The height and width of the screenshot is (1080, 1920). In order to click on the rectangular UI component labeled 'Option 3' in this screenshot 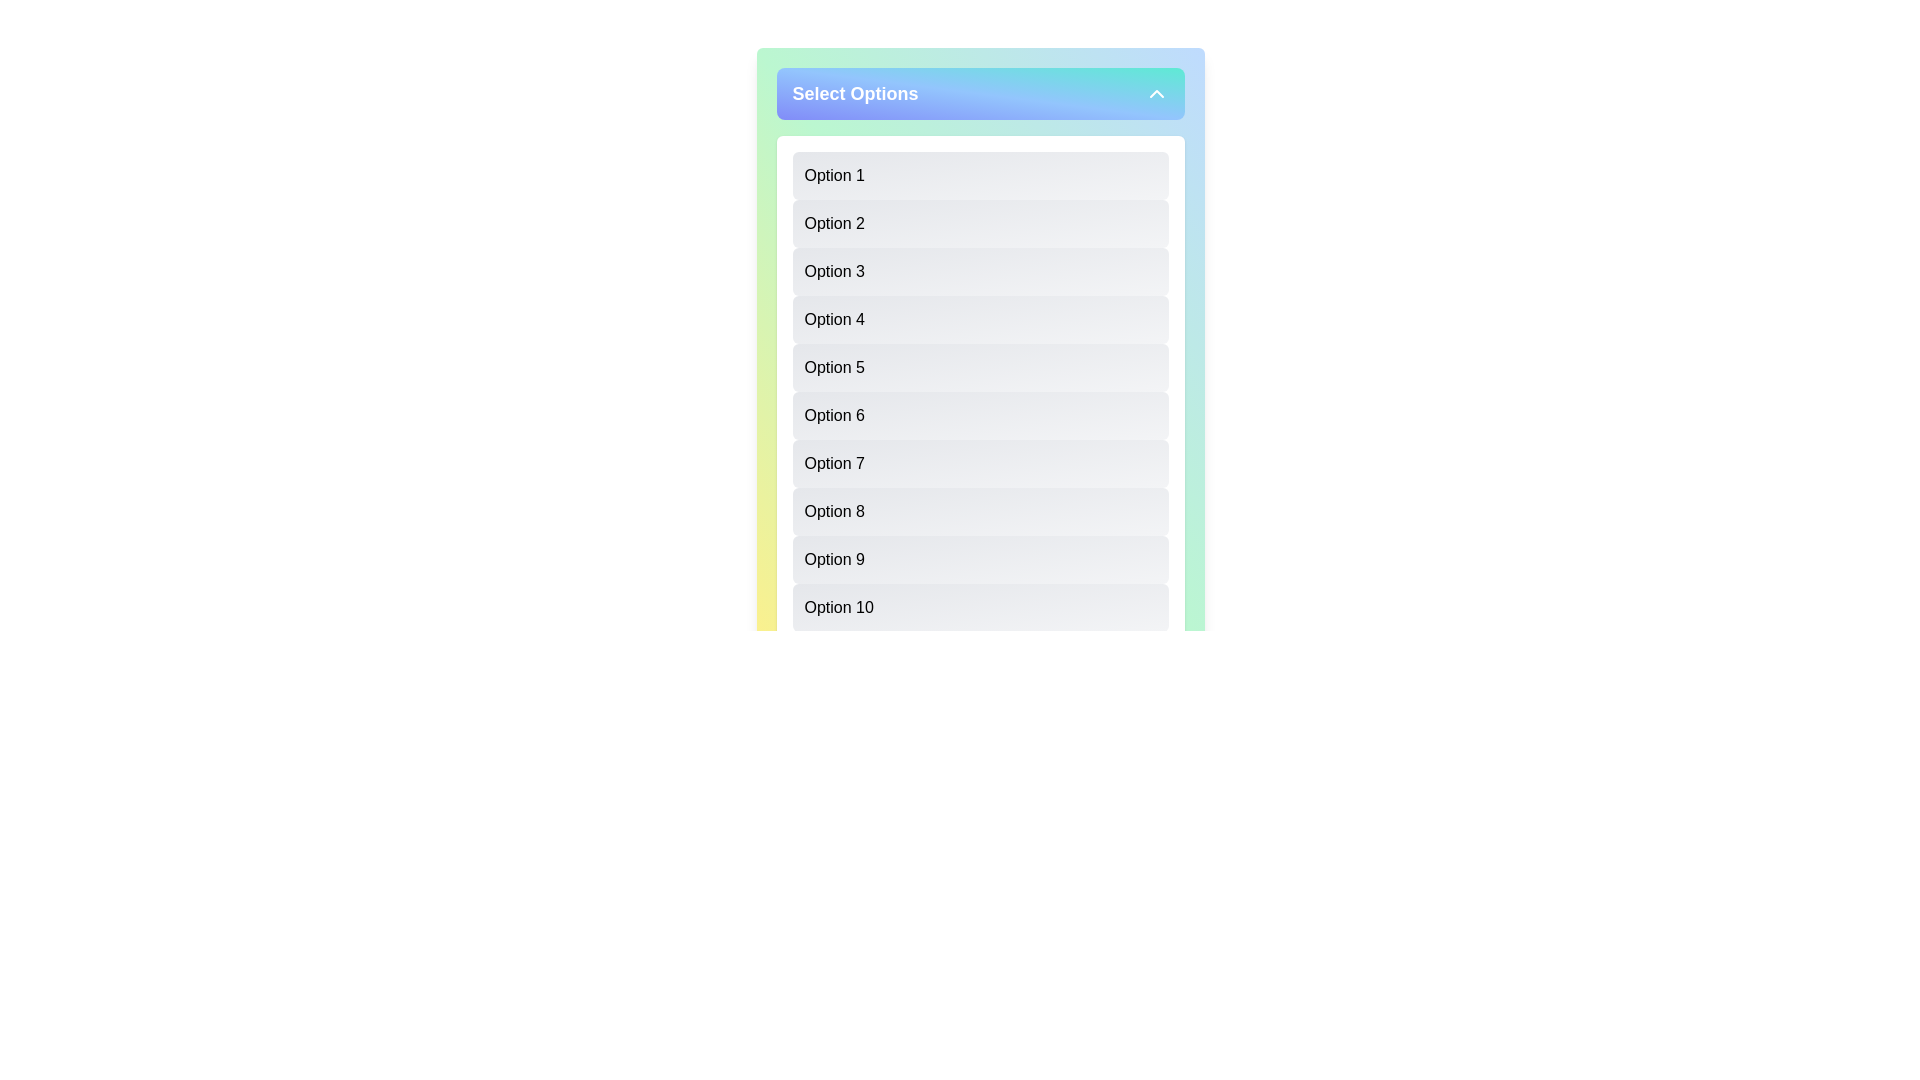, I will do `click(980, 272)`.